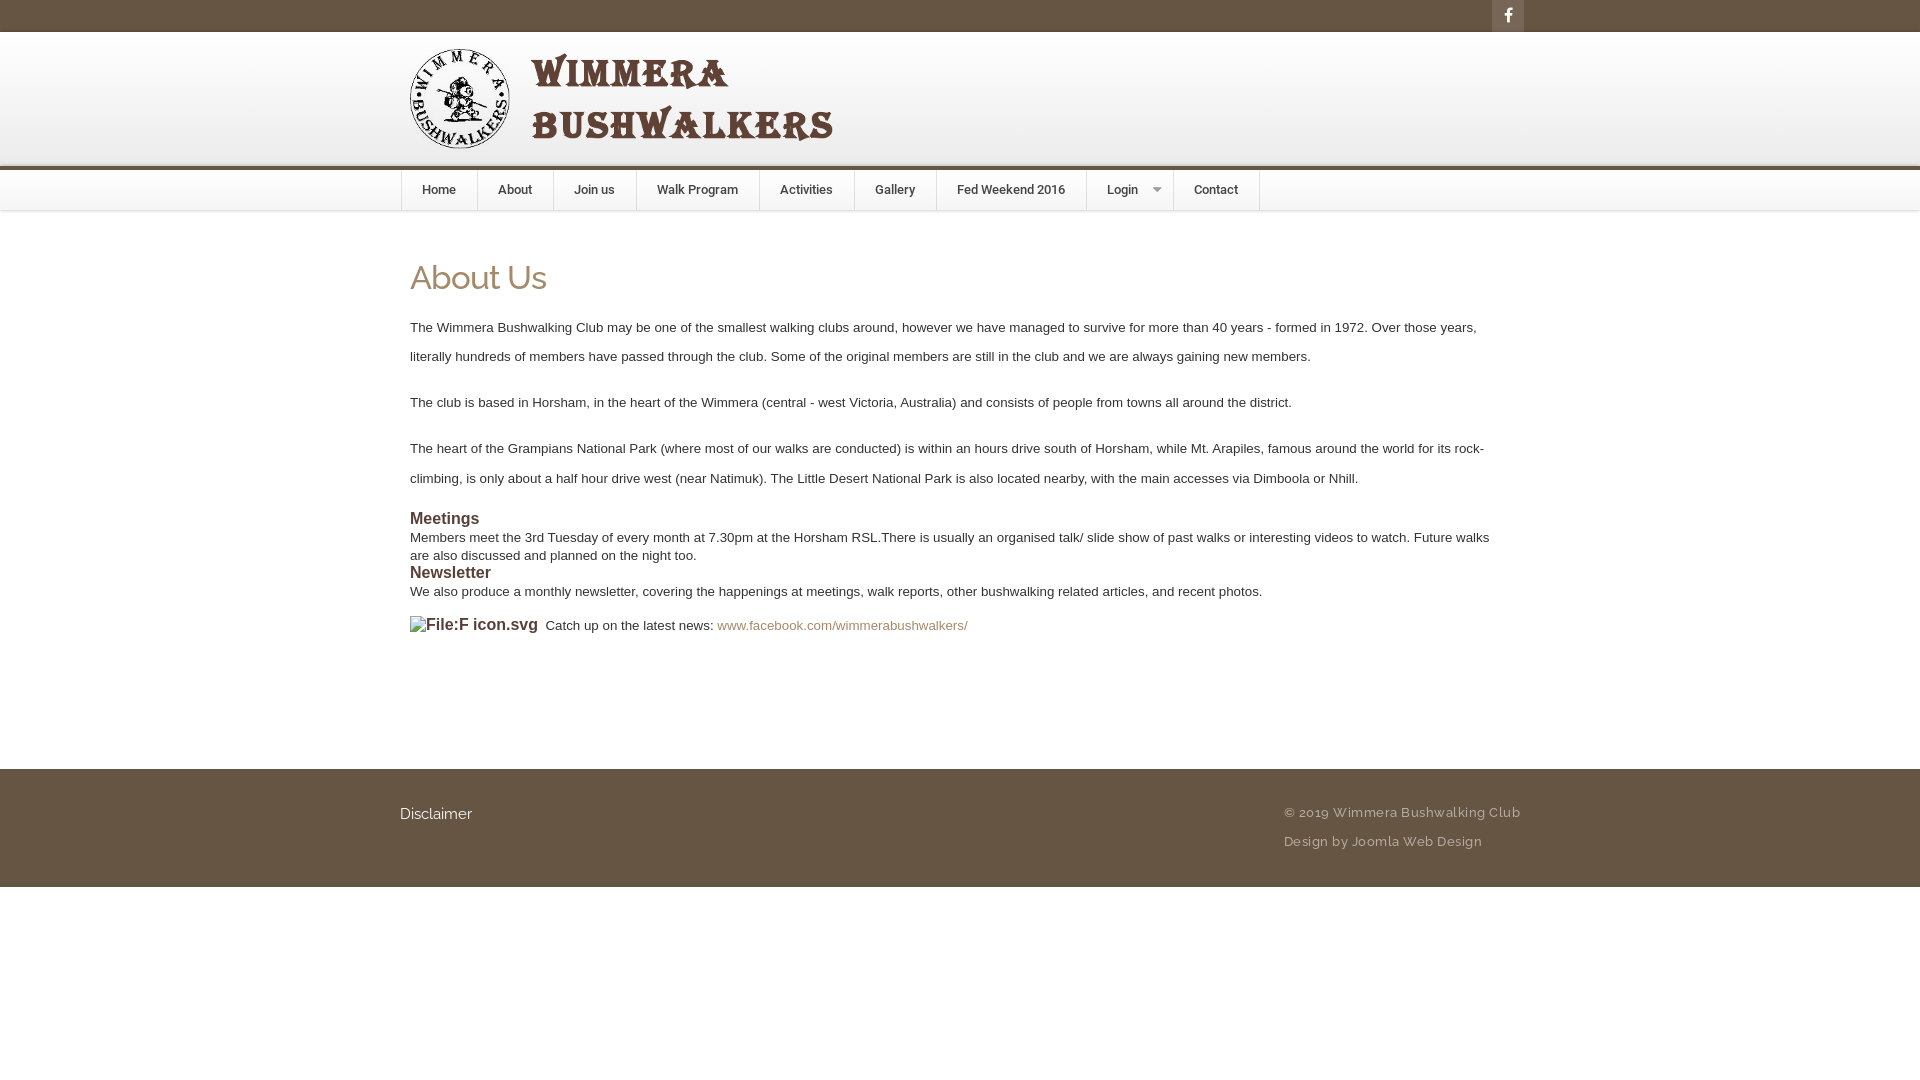  I want to click on 'Home', so click(401, 189).